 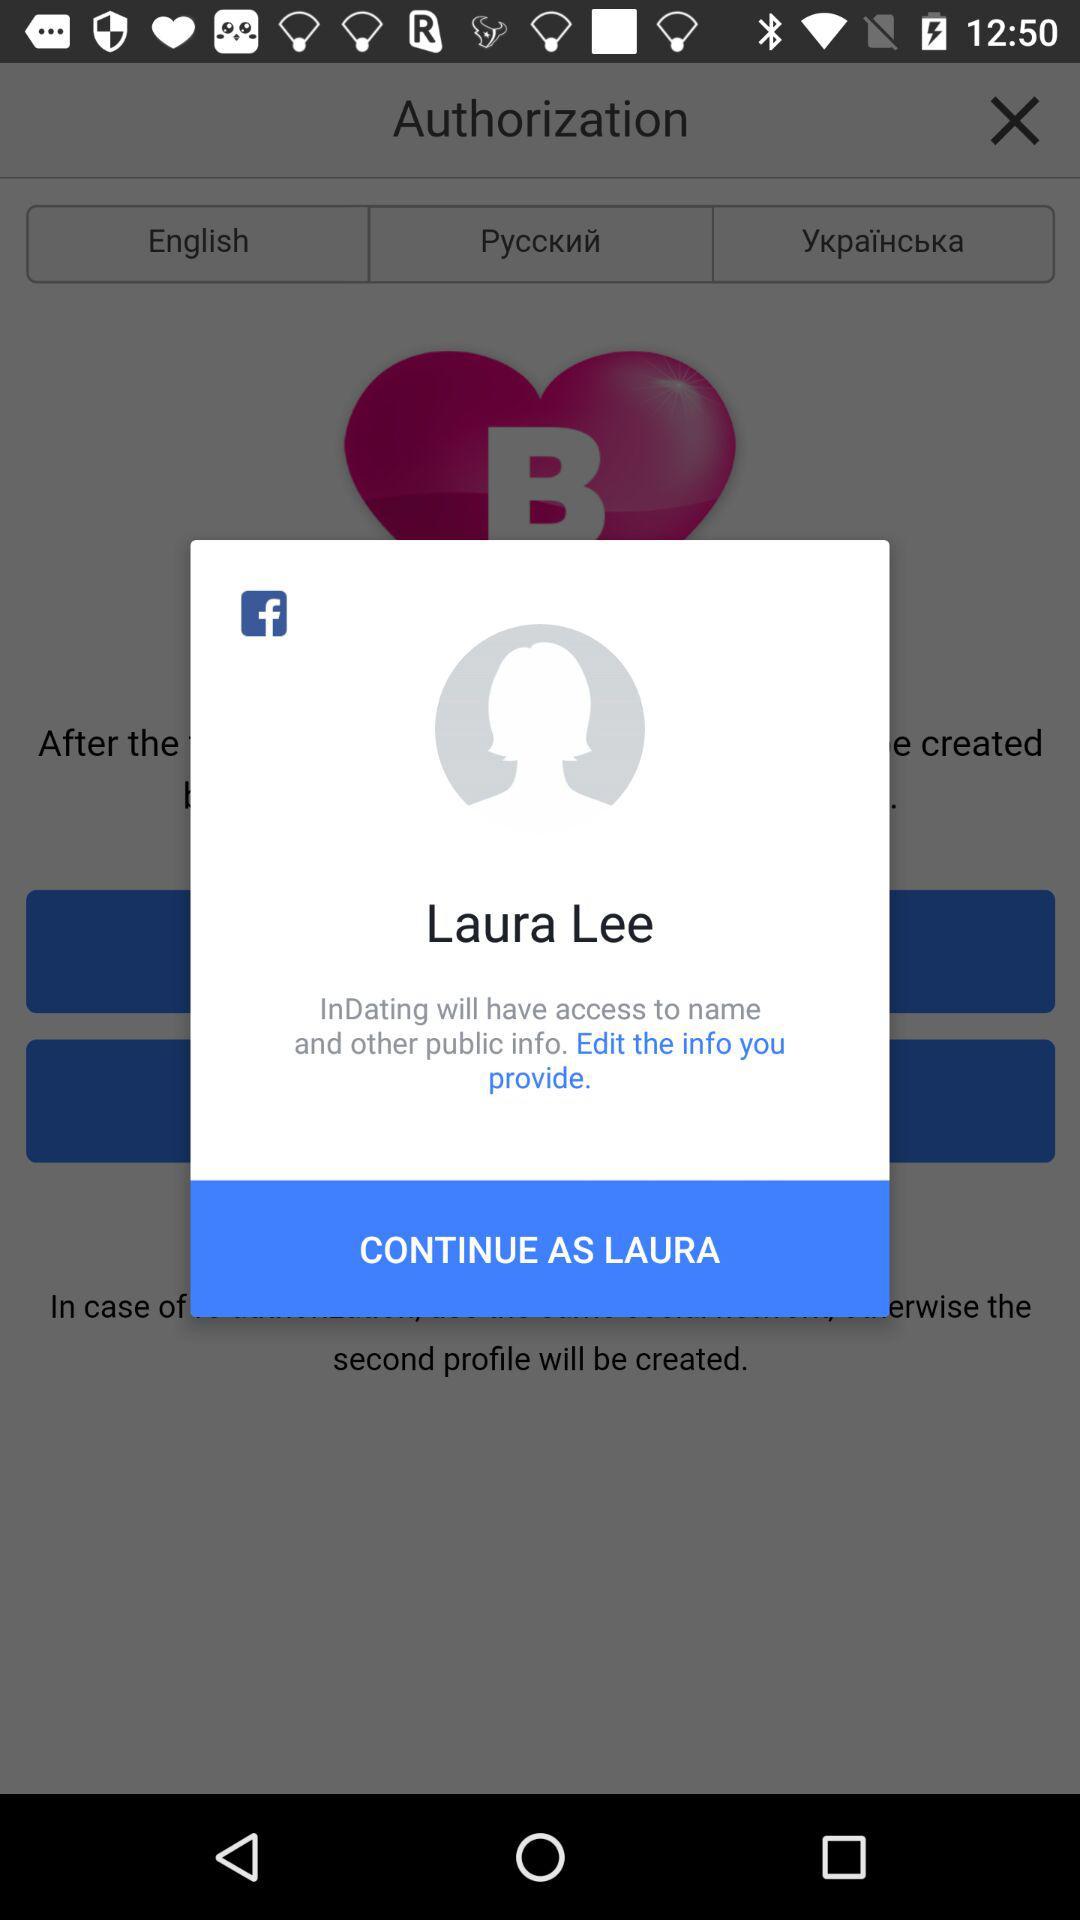 I want to click on continue as laura item, so click(x=540, y=1247).